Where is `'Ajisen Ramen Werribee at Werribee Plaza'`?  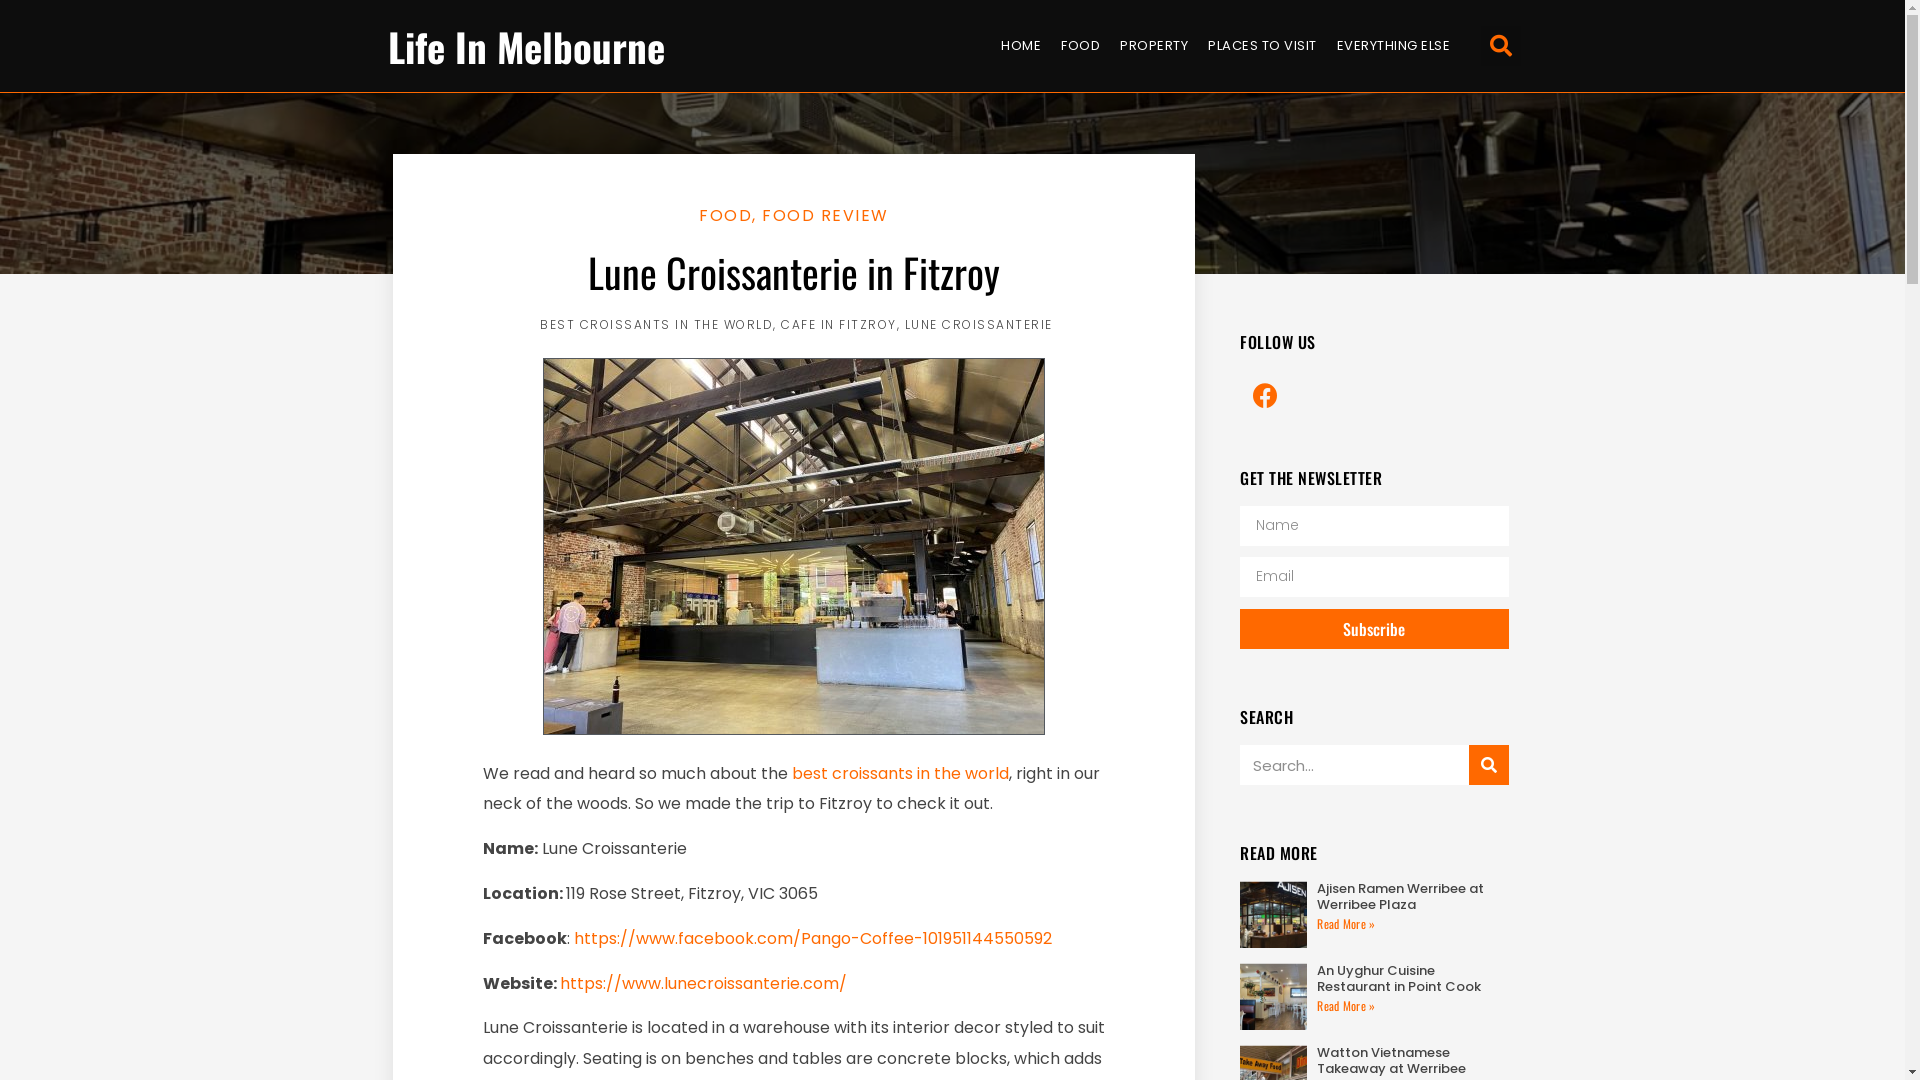
'Ajisen Ramen Werribee at Werribee Plaza' is located at coordinates (1316, 895).